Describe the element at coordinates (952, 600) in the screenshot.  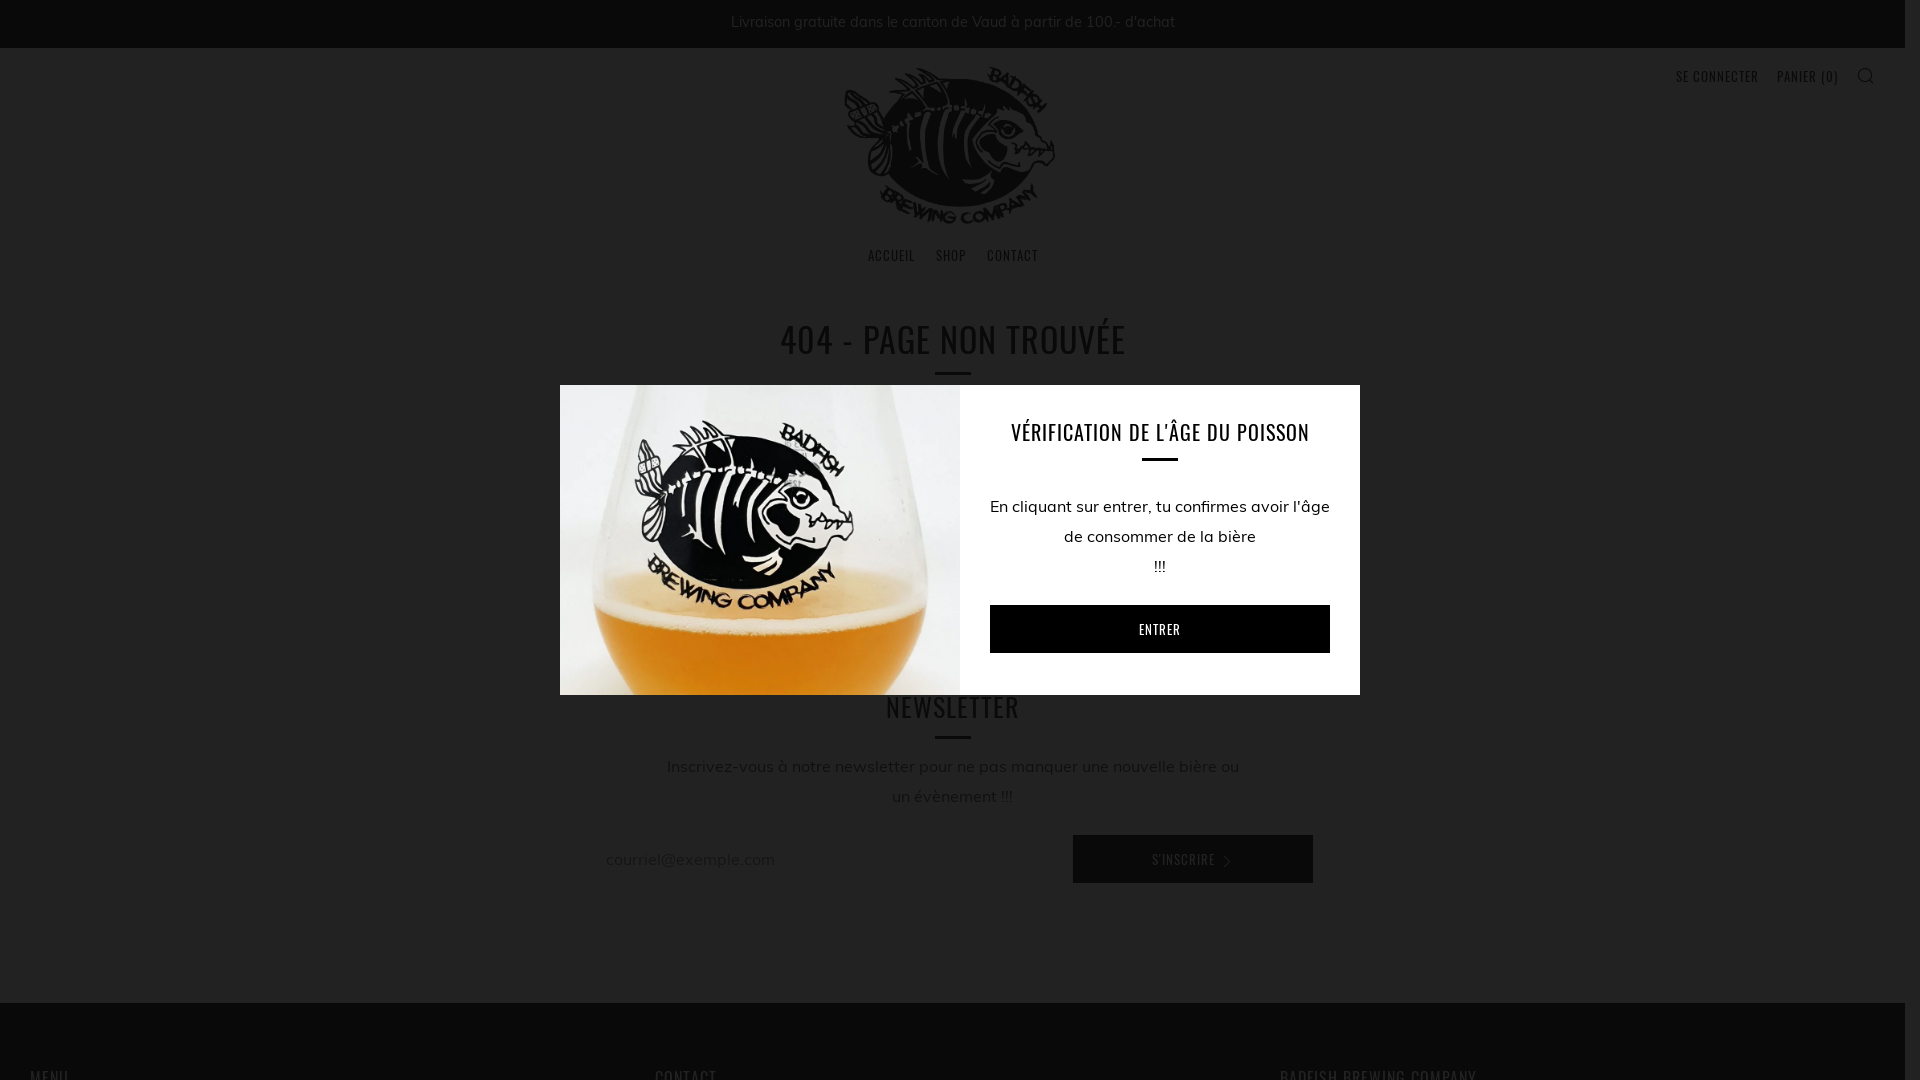
I see `'CONTINUER VOS ACHATS'` at that location.